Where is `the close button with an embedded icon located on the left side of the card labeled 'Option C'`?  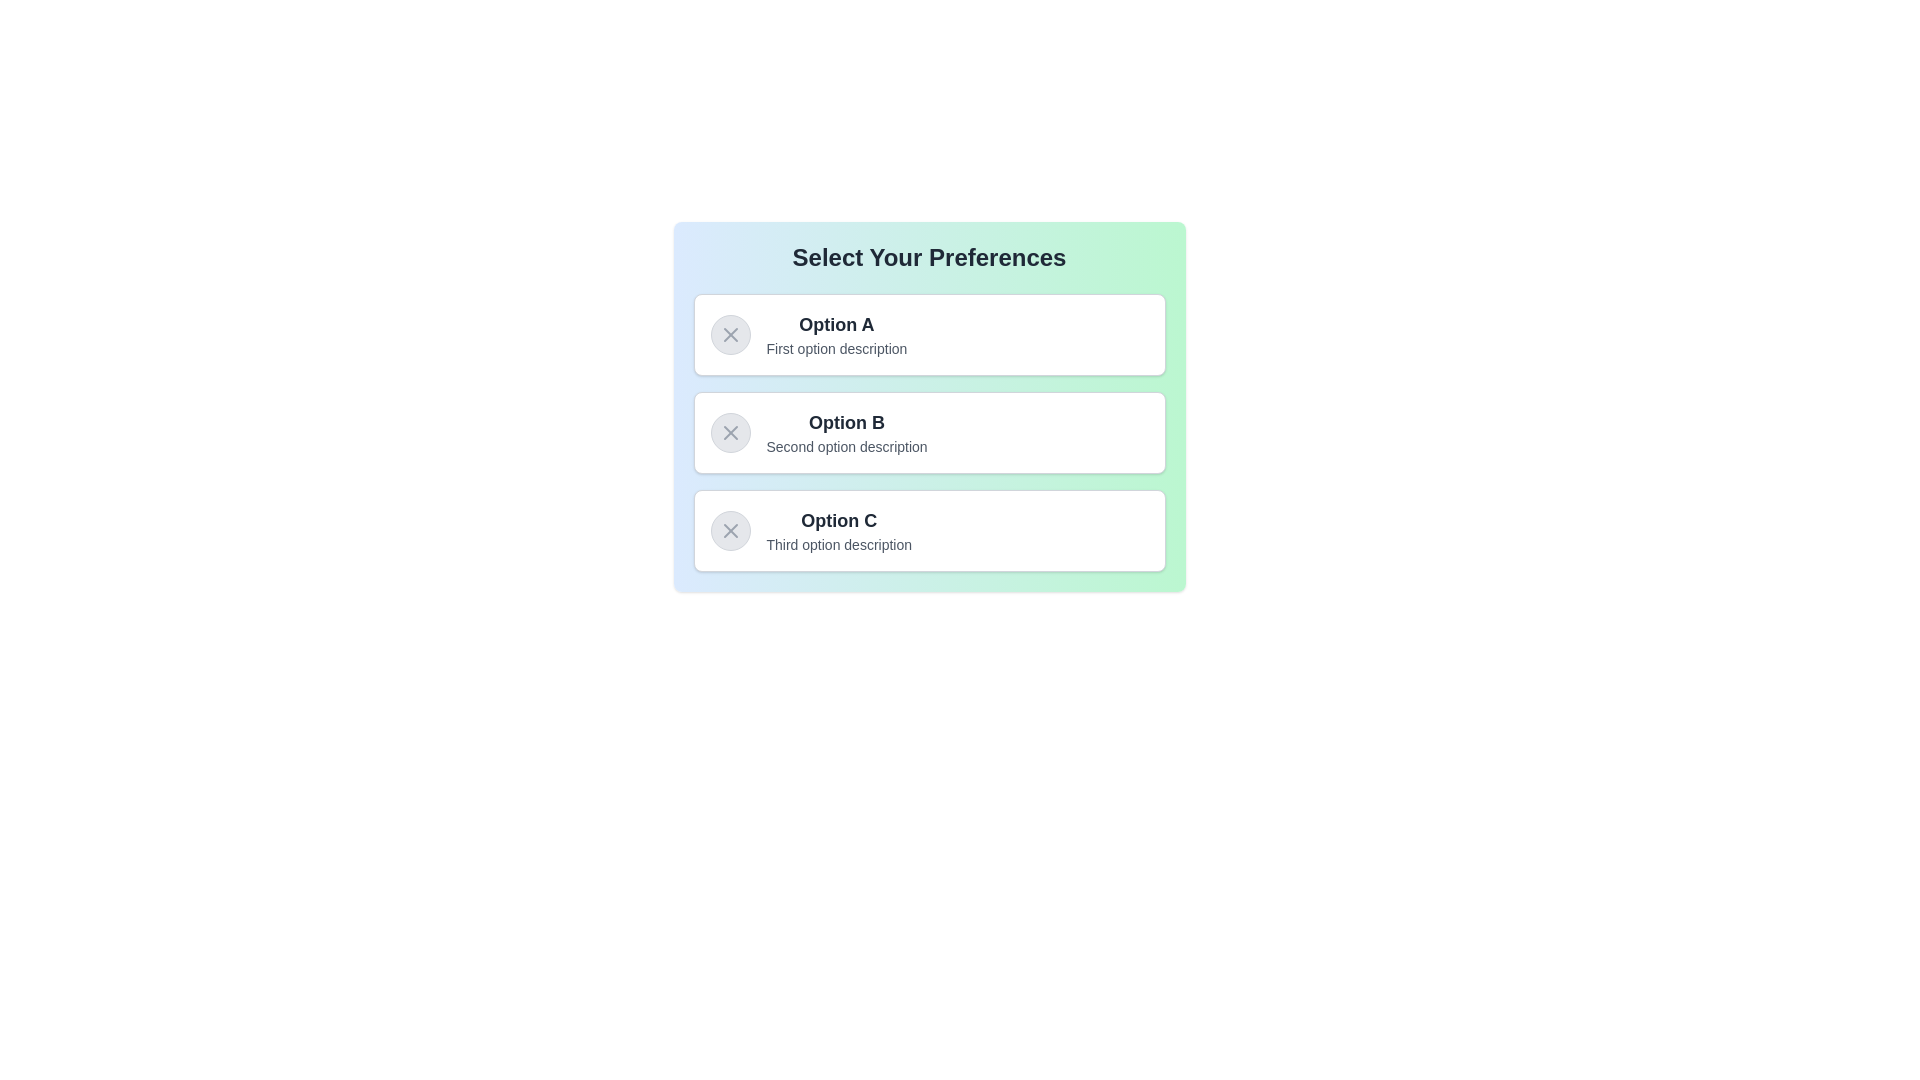
the close button with an embedded icon located on the left side of the card labeled 'Option C' is located at coordinates (729, 530).